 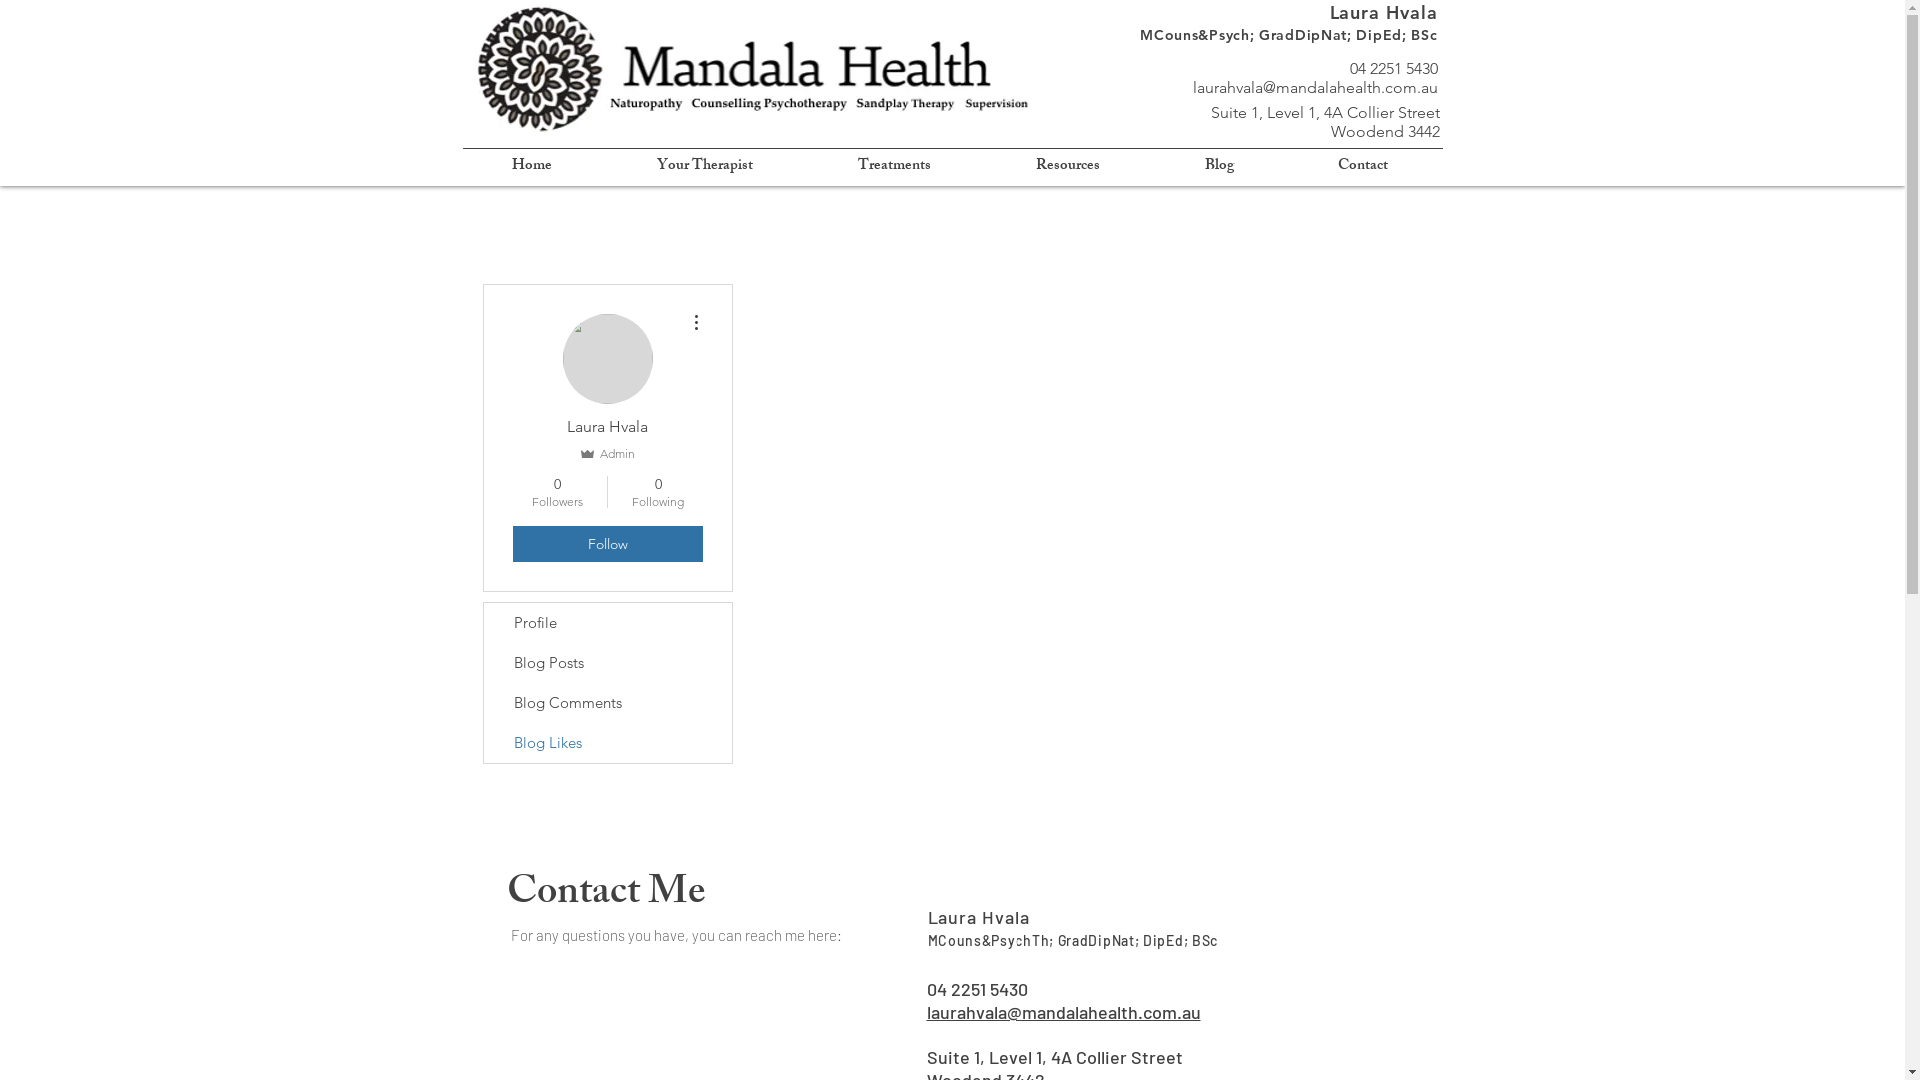 What do you see at coordinates (532, 165) in the screenshot?
I see `'Home'` at bounding box center [532, 165].